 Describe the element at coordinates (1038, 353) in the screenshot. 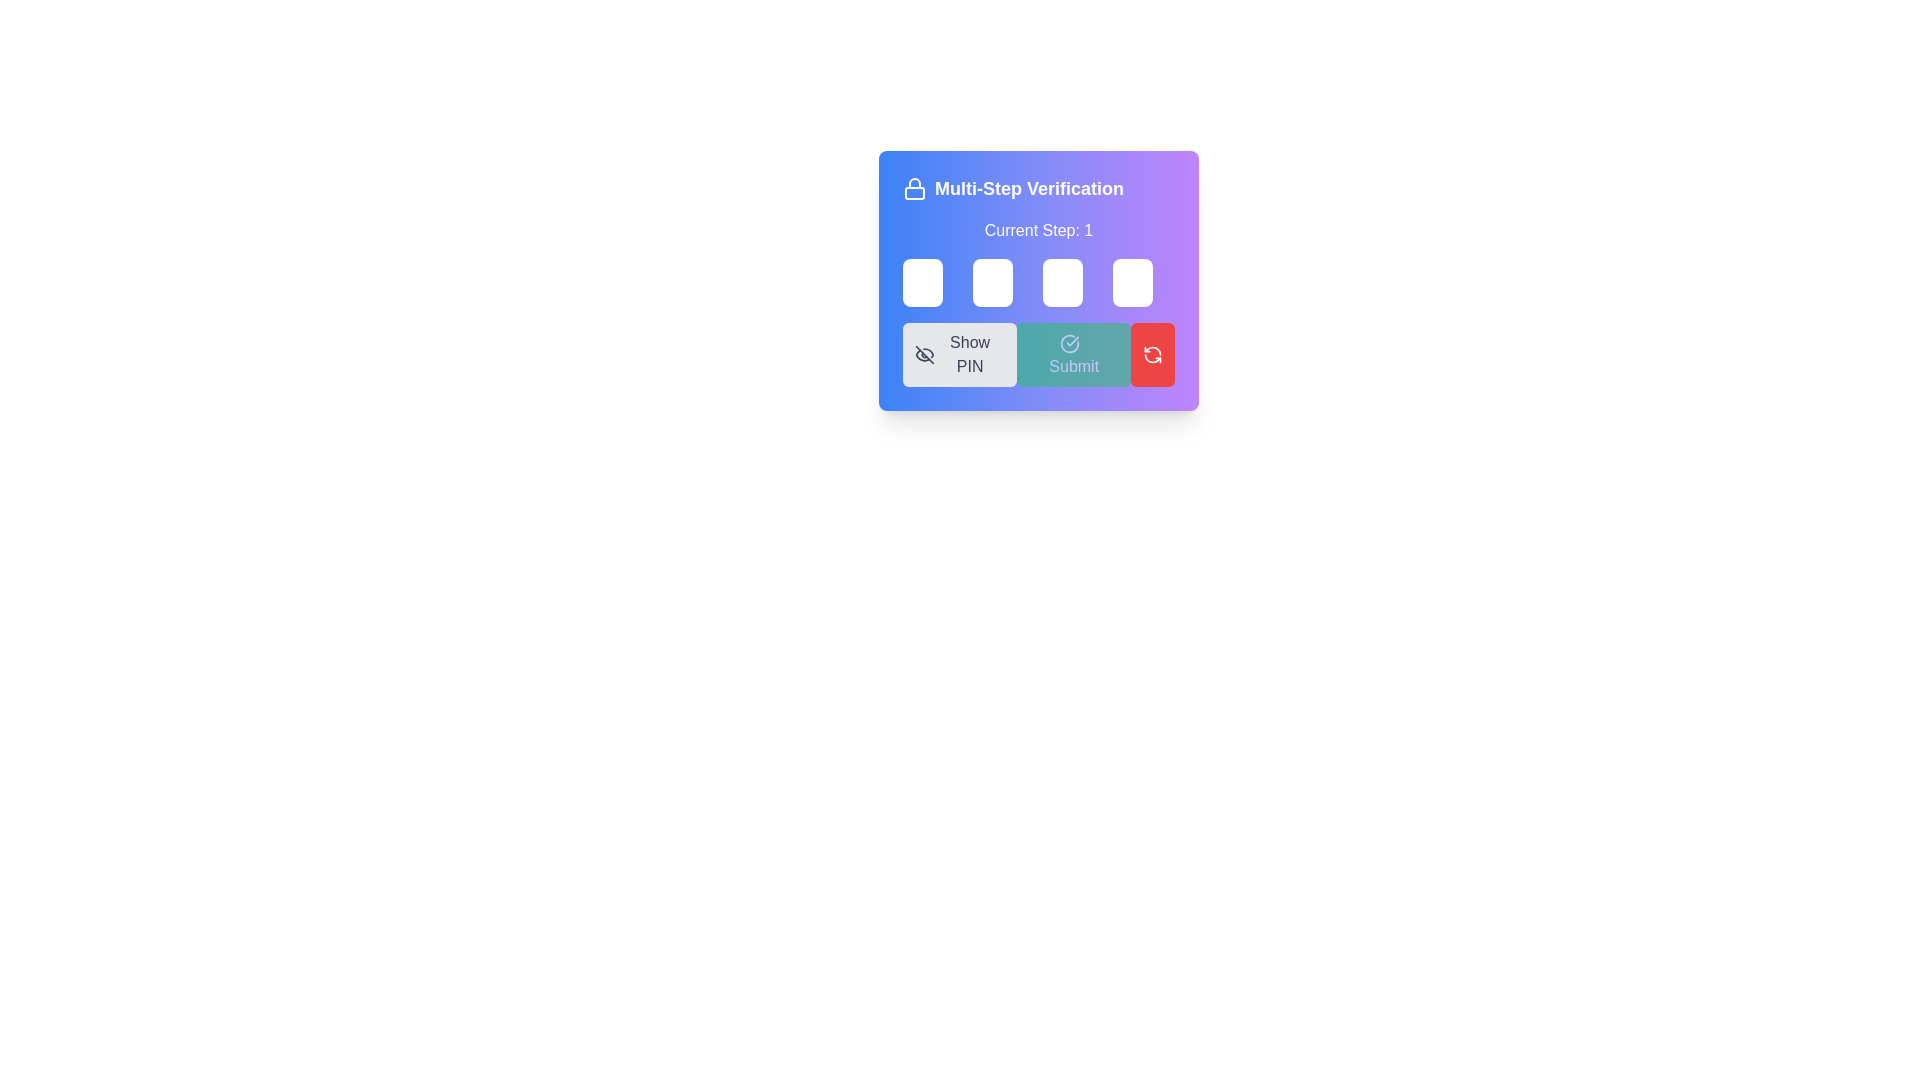

I see `the central submit button located in the bottom row of the panel, positioned between the 'Show PIN' button and a red circular arrow button` at that location.